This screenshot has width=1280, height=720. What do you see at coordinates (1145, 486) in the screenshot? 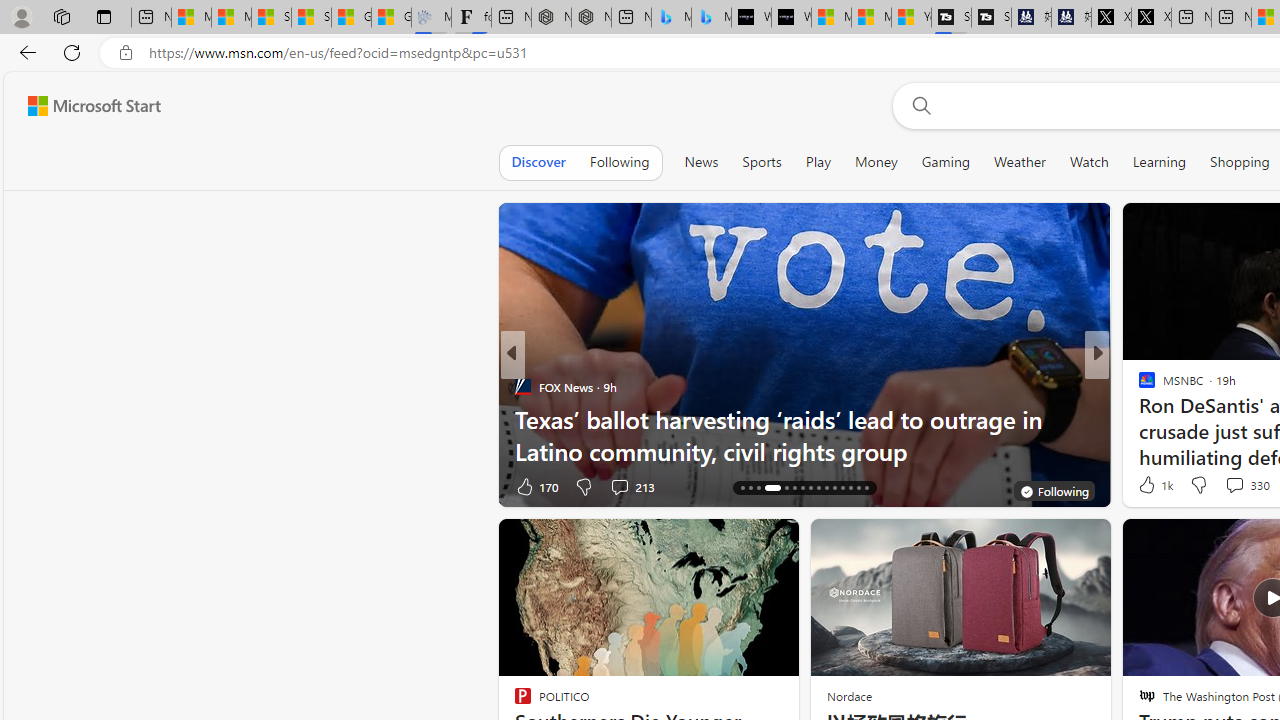
I see `'5 Like'` at bounding box center [1145, 486].